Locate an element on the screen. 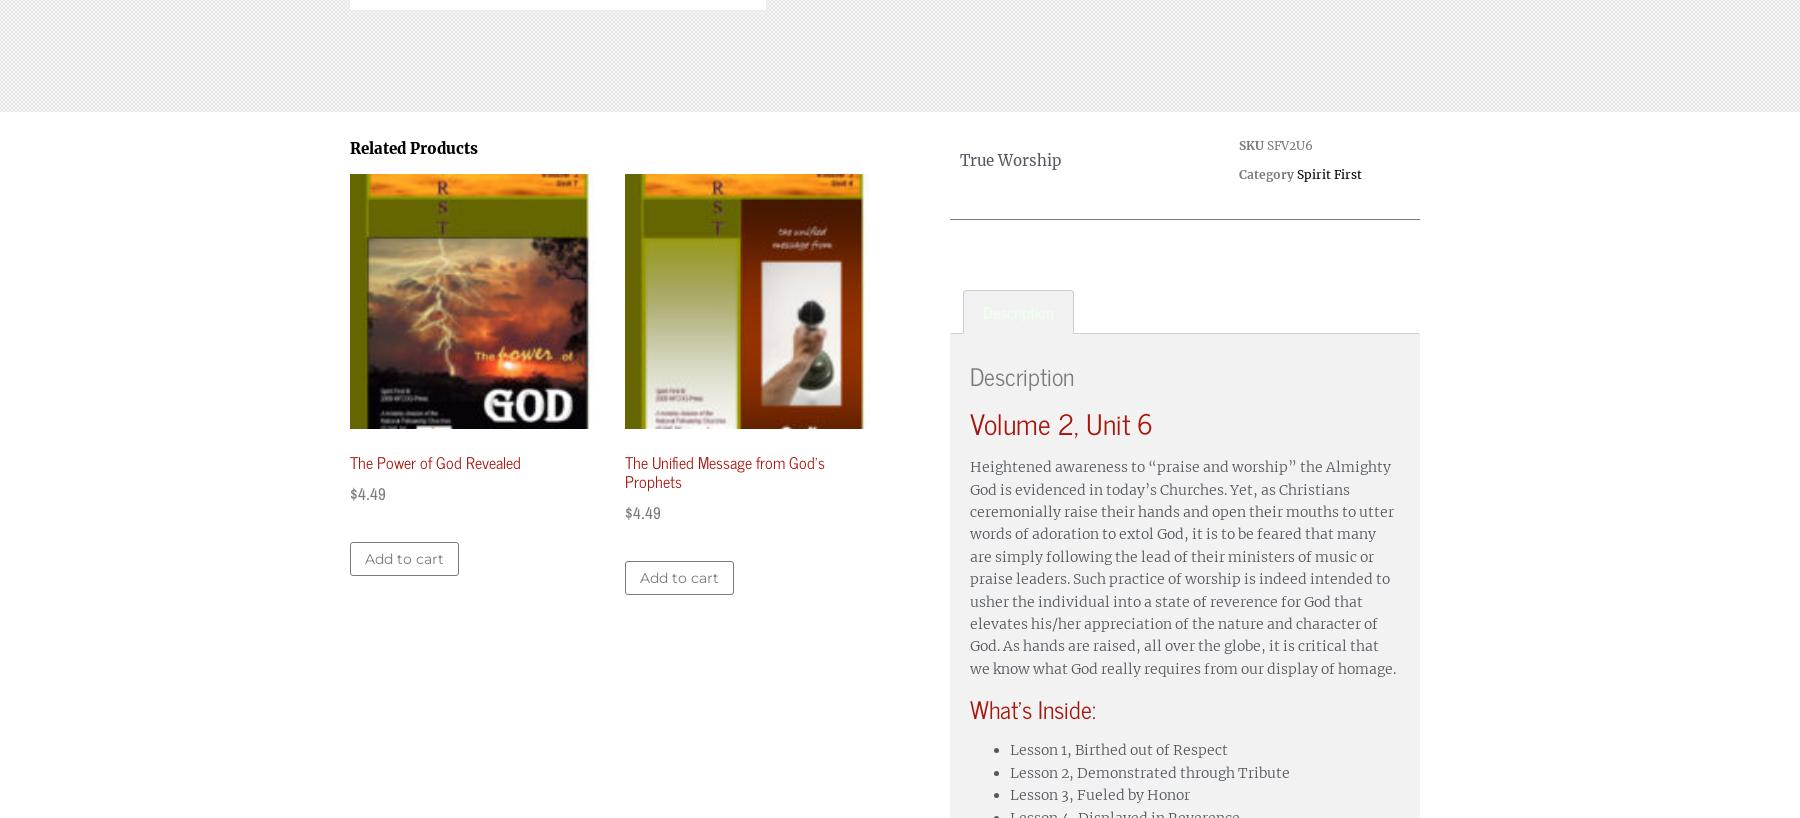 The height and width of the screenshot is (818, 1800). 'Category' is located at coordinates (1265, 172).